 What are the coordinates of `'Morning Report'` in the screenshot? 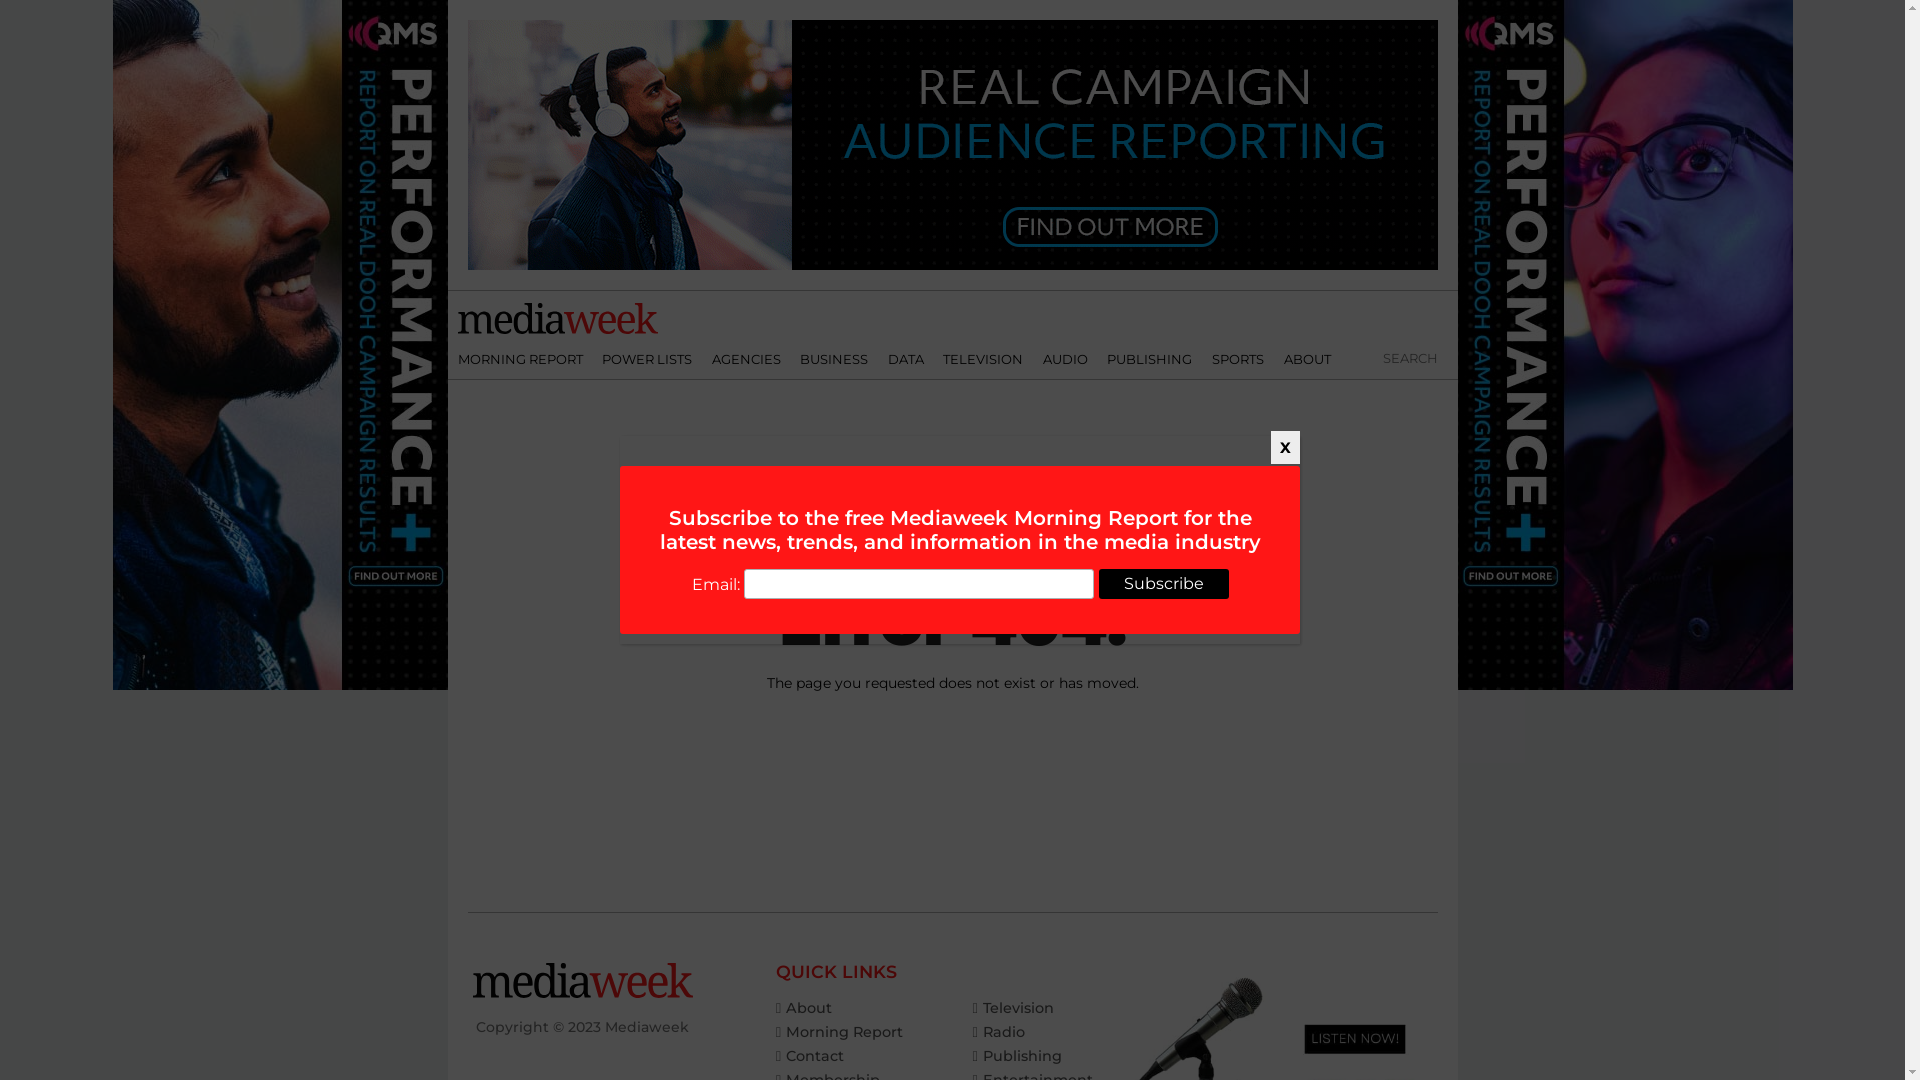 It's located at (839, 1032).